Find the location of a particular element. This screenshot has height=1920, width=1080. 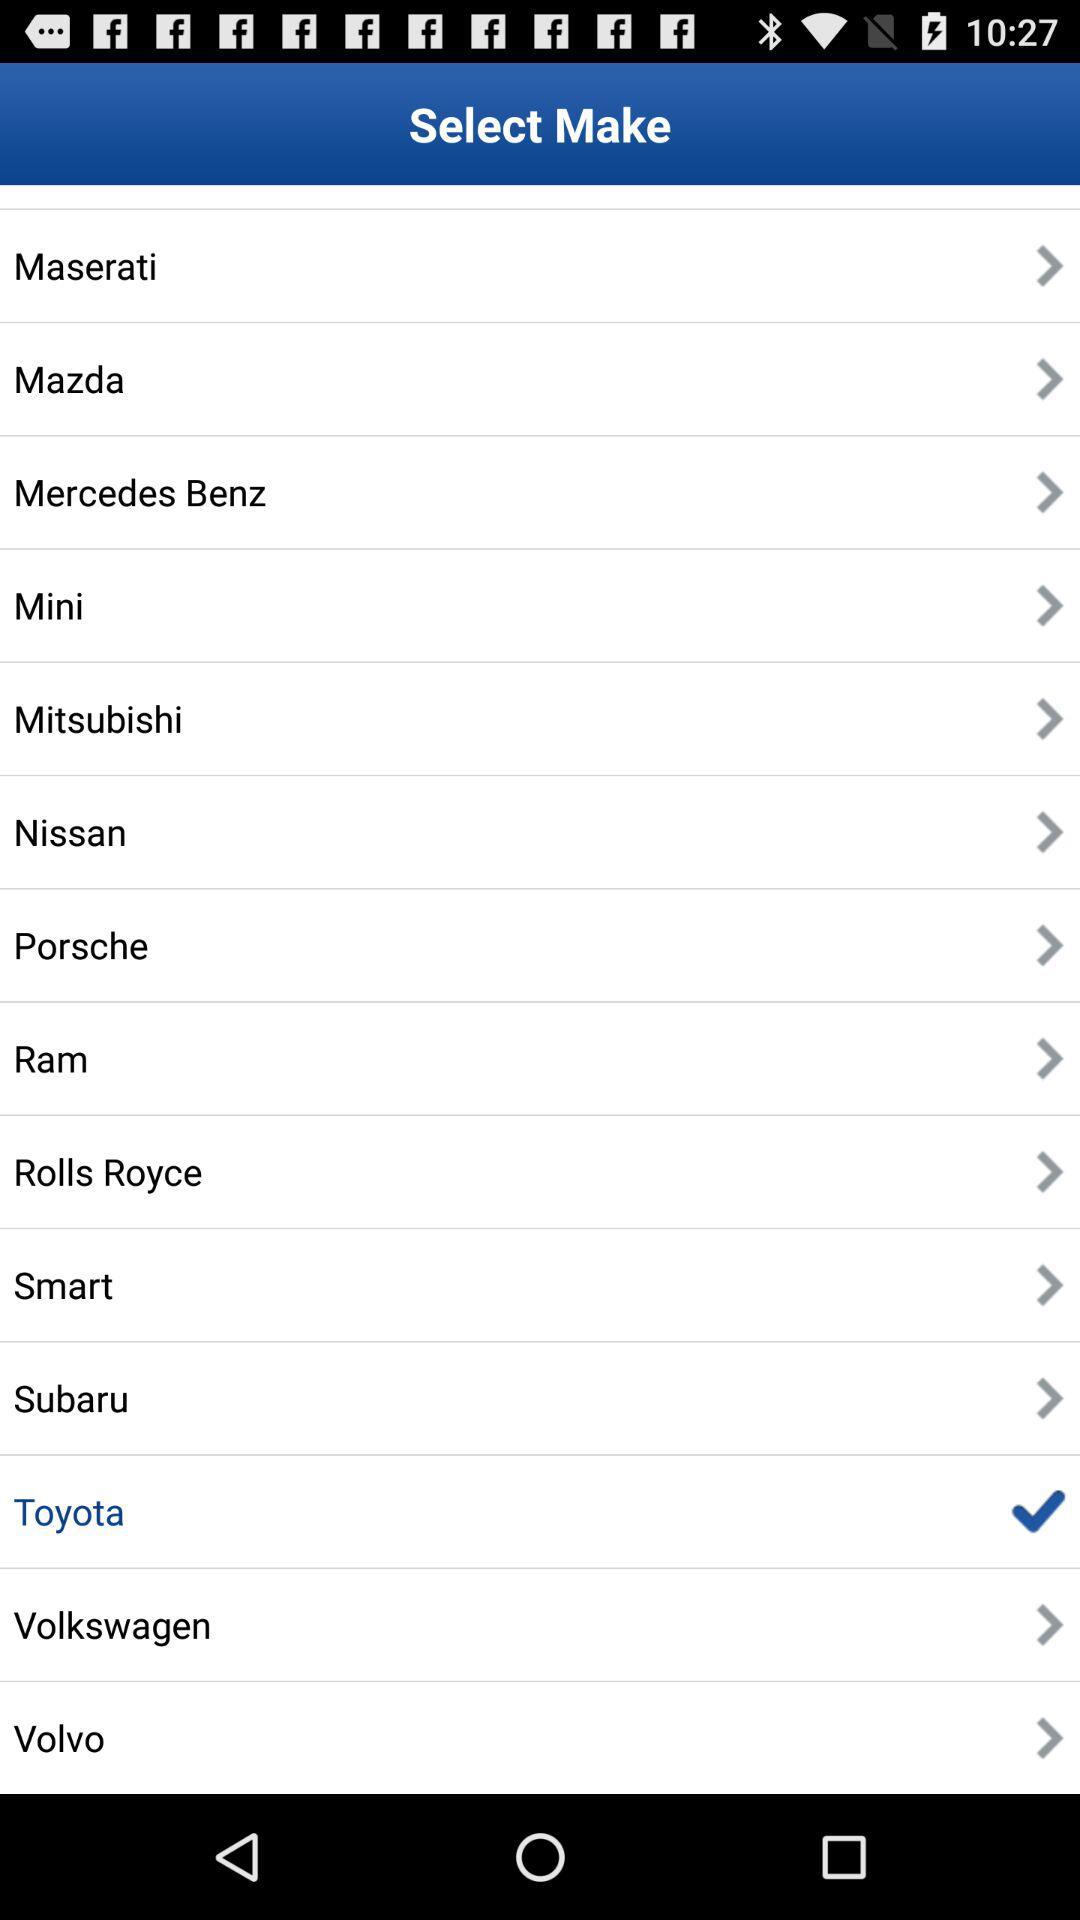

the mazda is located at coordinates (68, 378).